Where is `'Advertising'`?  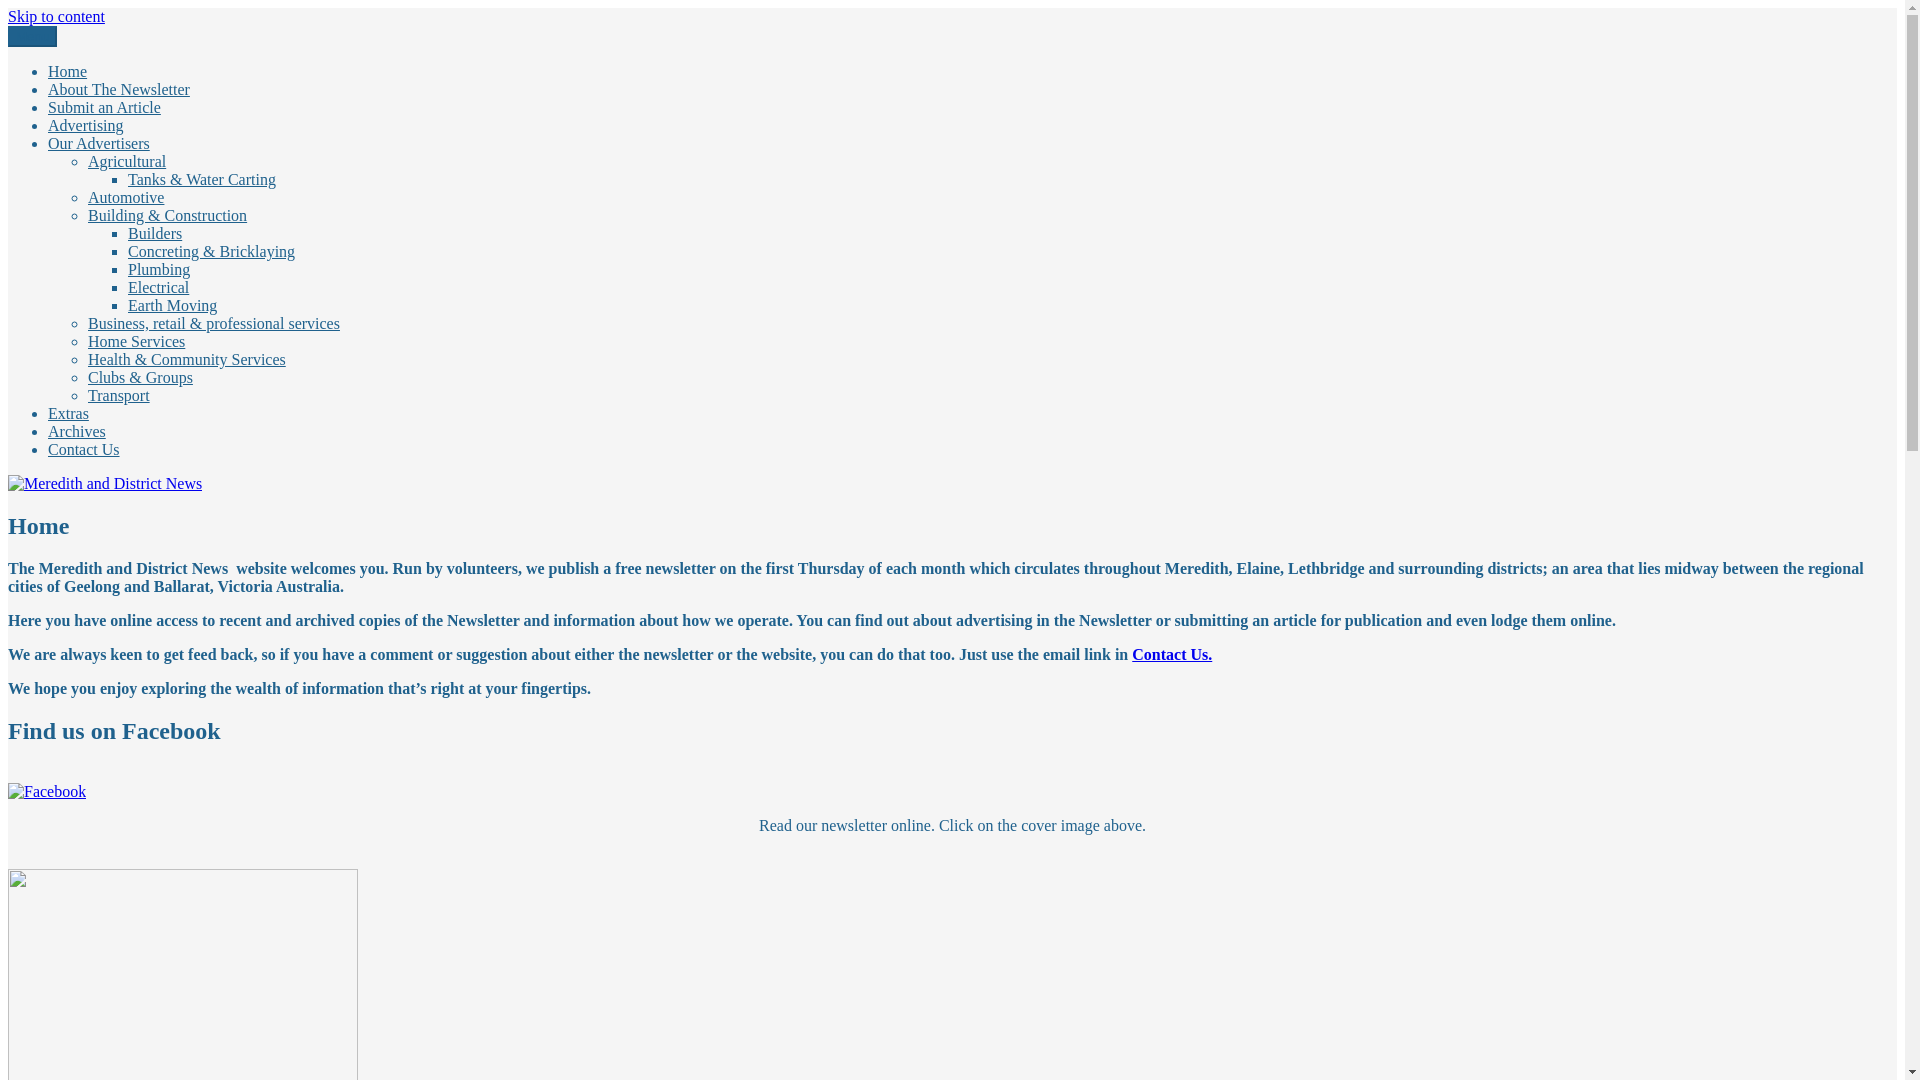 'Advertising' is located at coordinates (48, 125).